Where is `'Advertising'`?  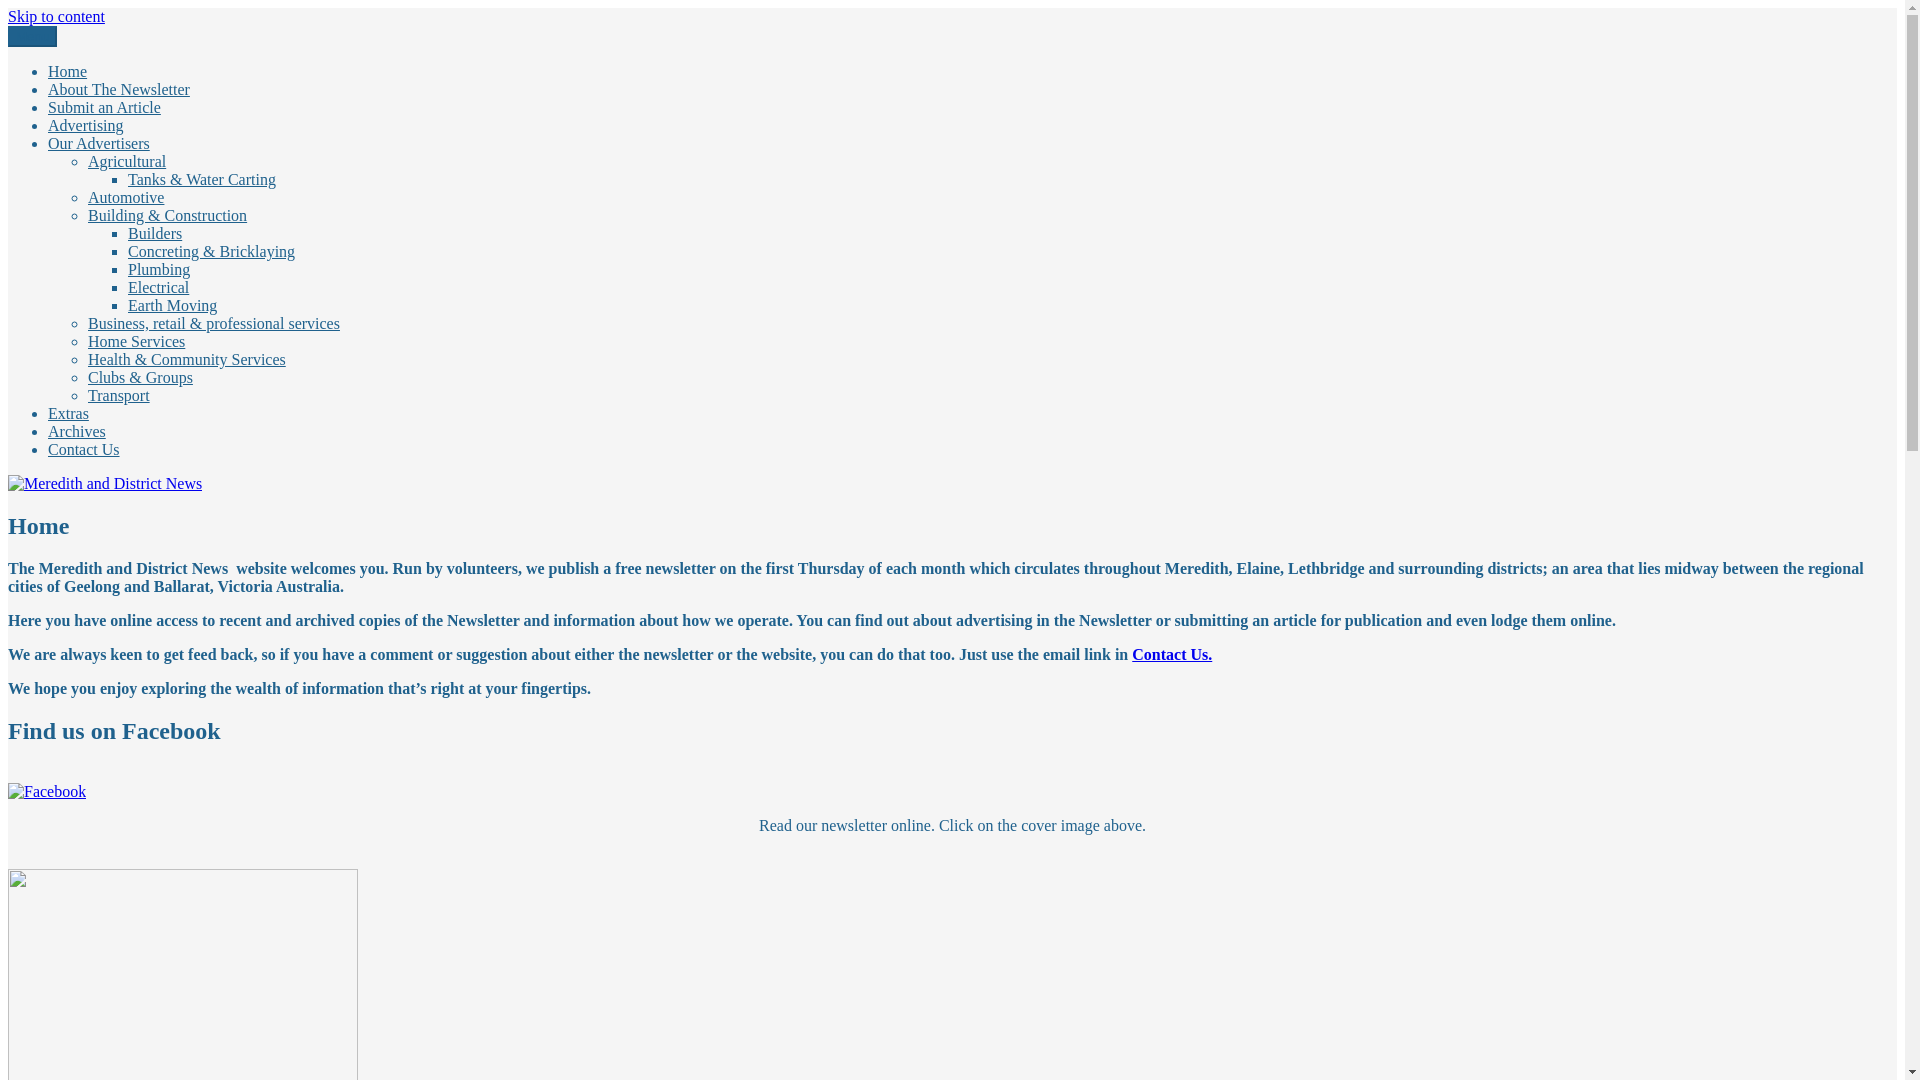 'Advertising' is located at coordinates (48, 125).